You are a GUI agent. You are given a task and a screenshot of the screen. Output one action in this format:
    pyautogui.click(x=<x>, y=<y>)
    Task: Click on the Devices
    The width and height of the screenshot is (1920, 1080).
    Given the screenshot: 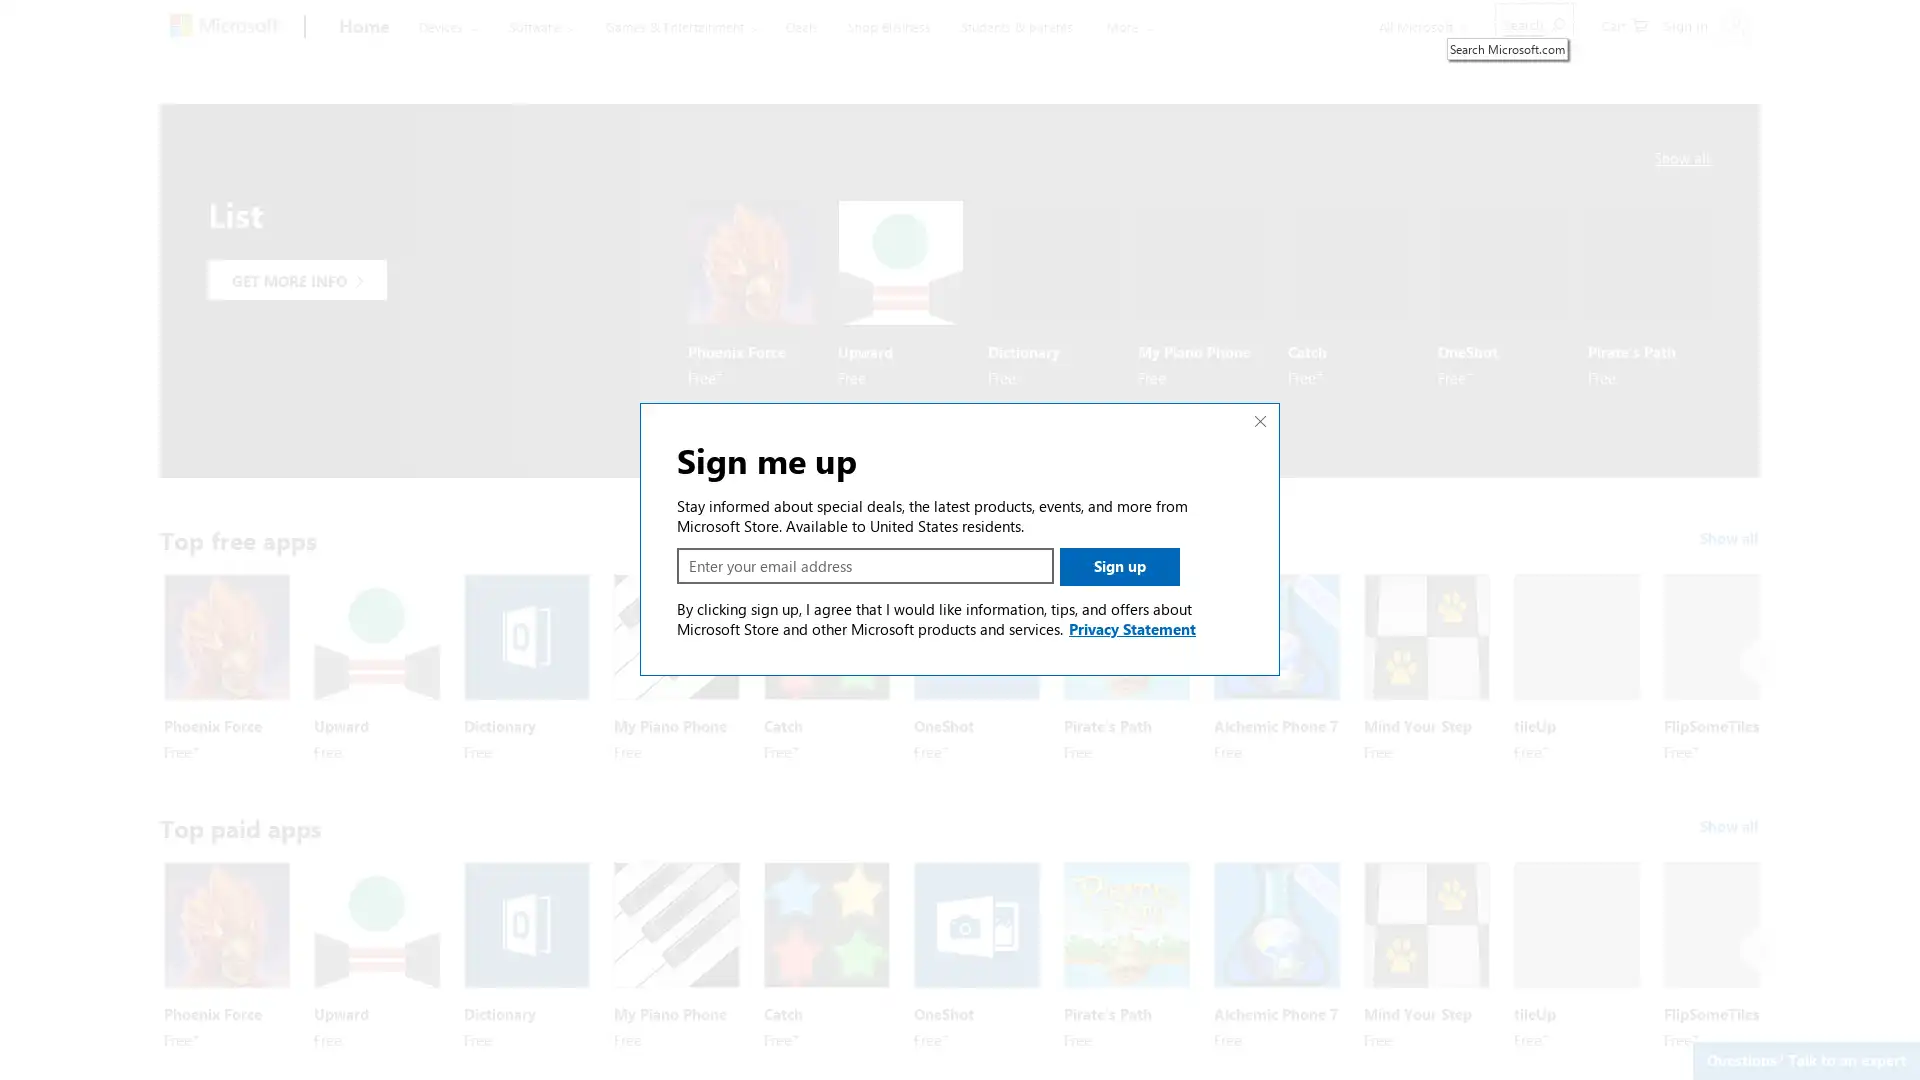 What is the action you would take?
    pyautogui.click(x=446, y=26)
    